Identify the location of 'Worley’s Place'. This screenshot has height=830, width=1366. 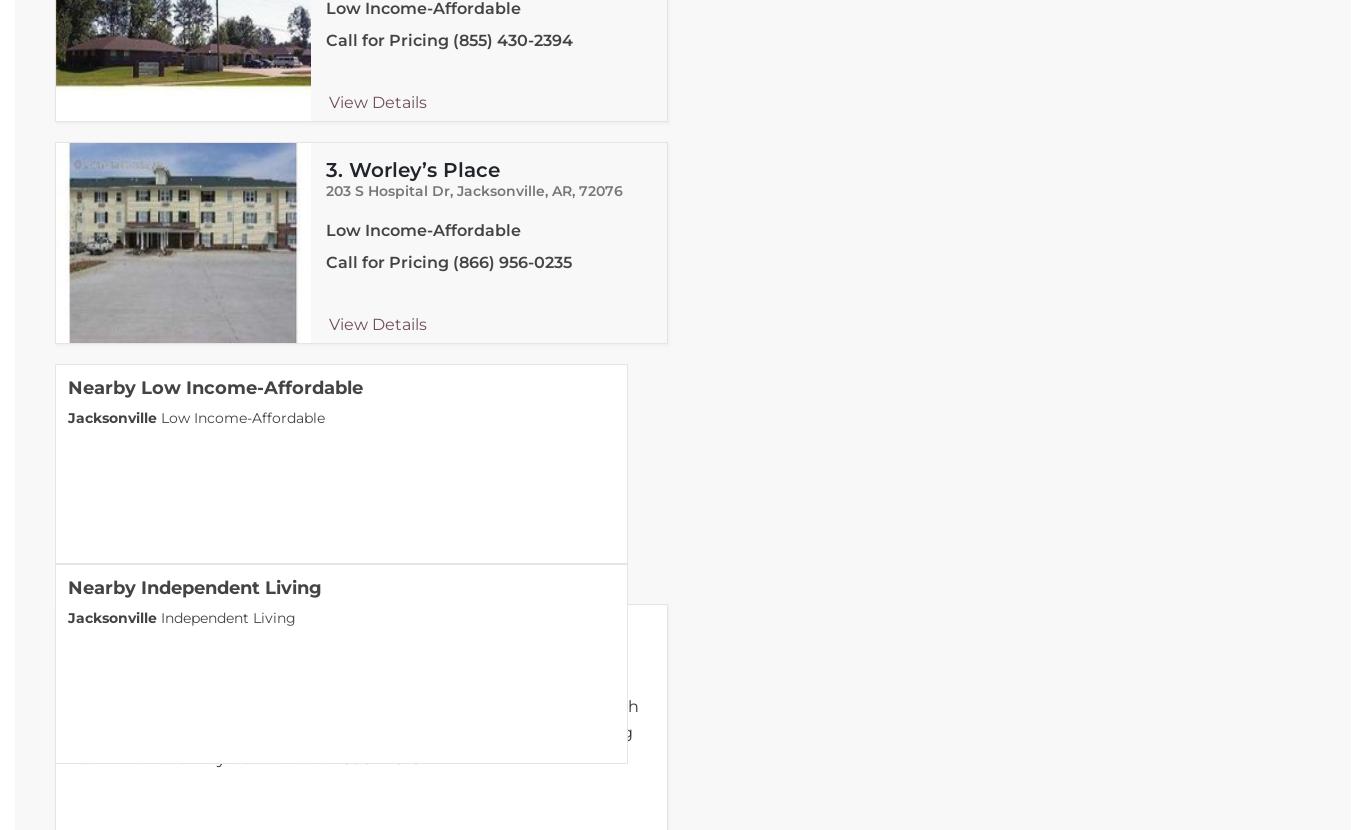
(422, 169).